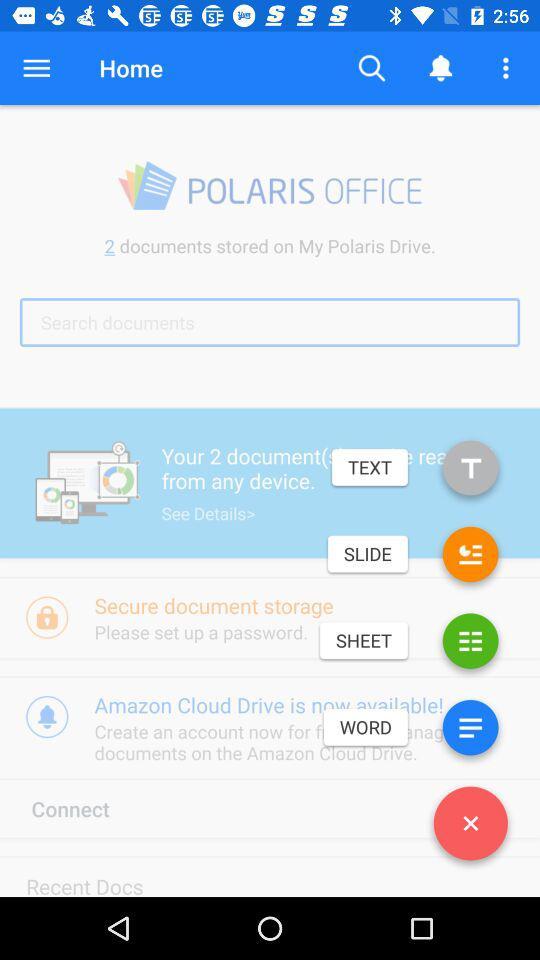 The height and width of the screenshot is (960, 540). I want to click on click word, so click(470, 730).